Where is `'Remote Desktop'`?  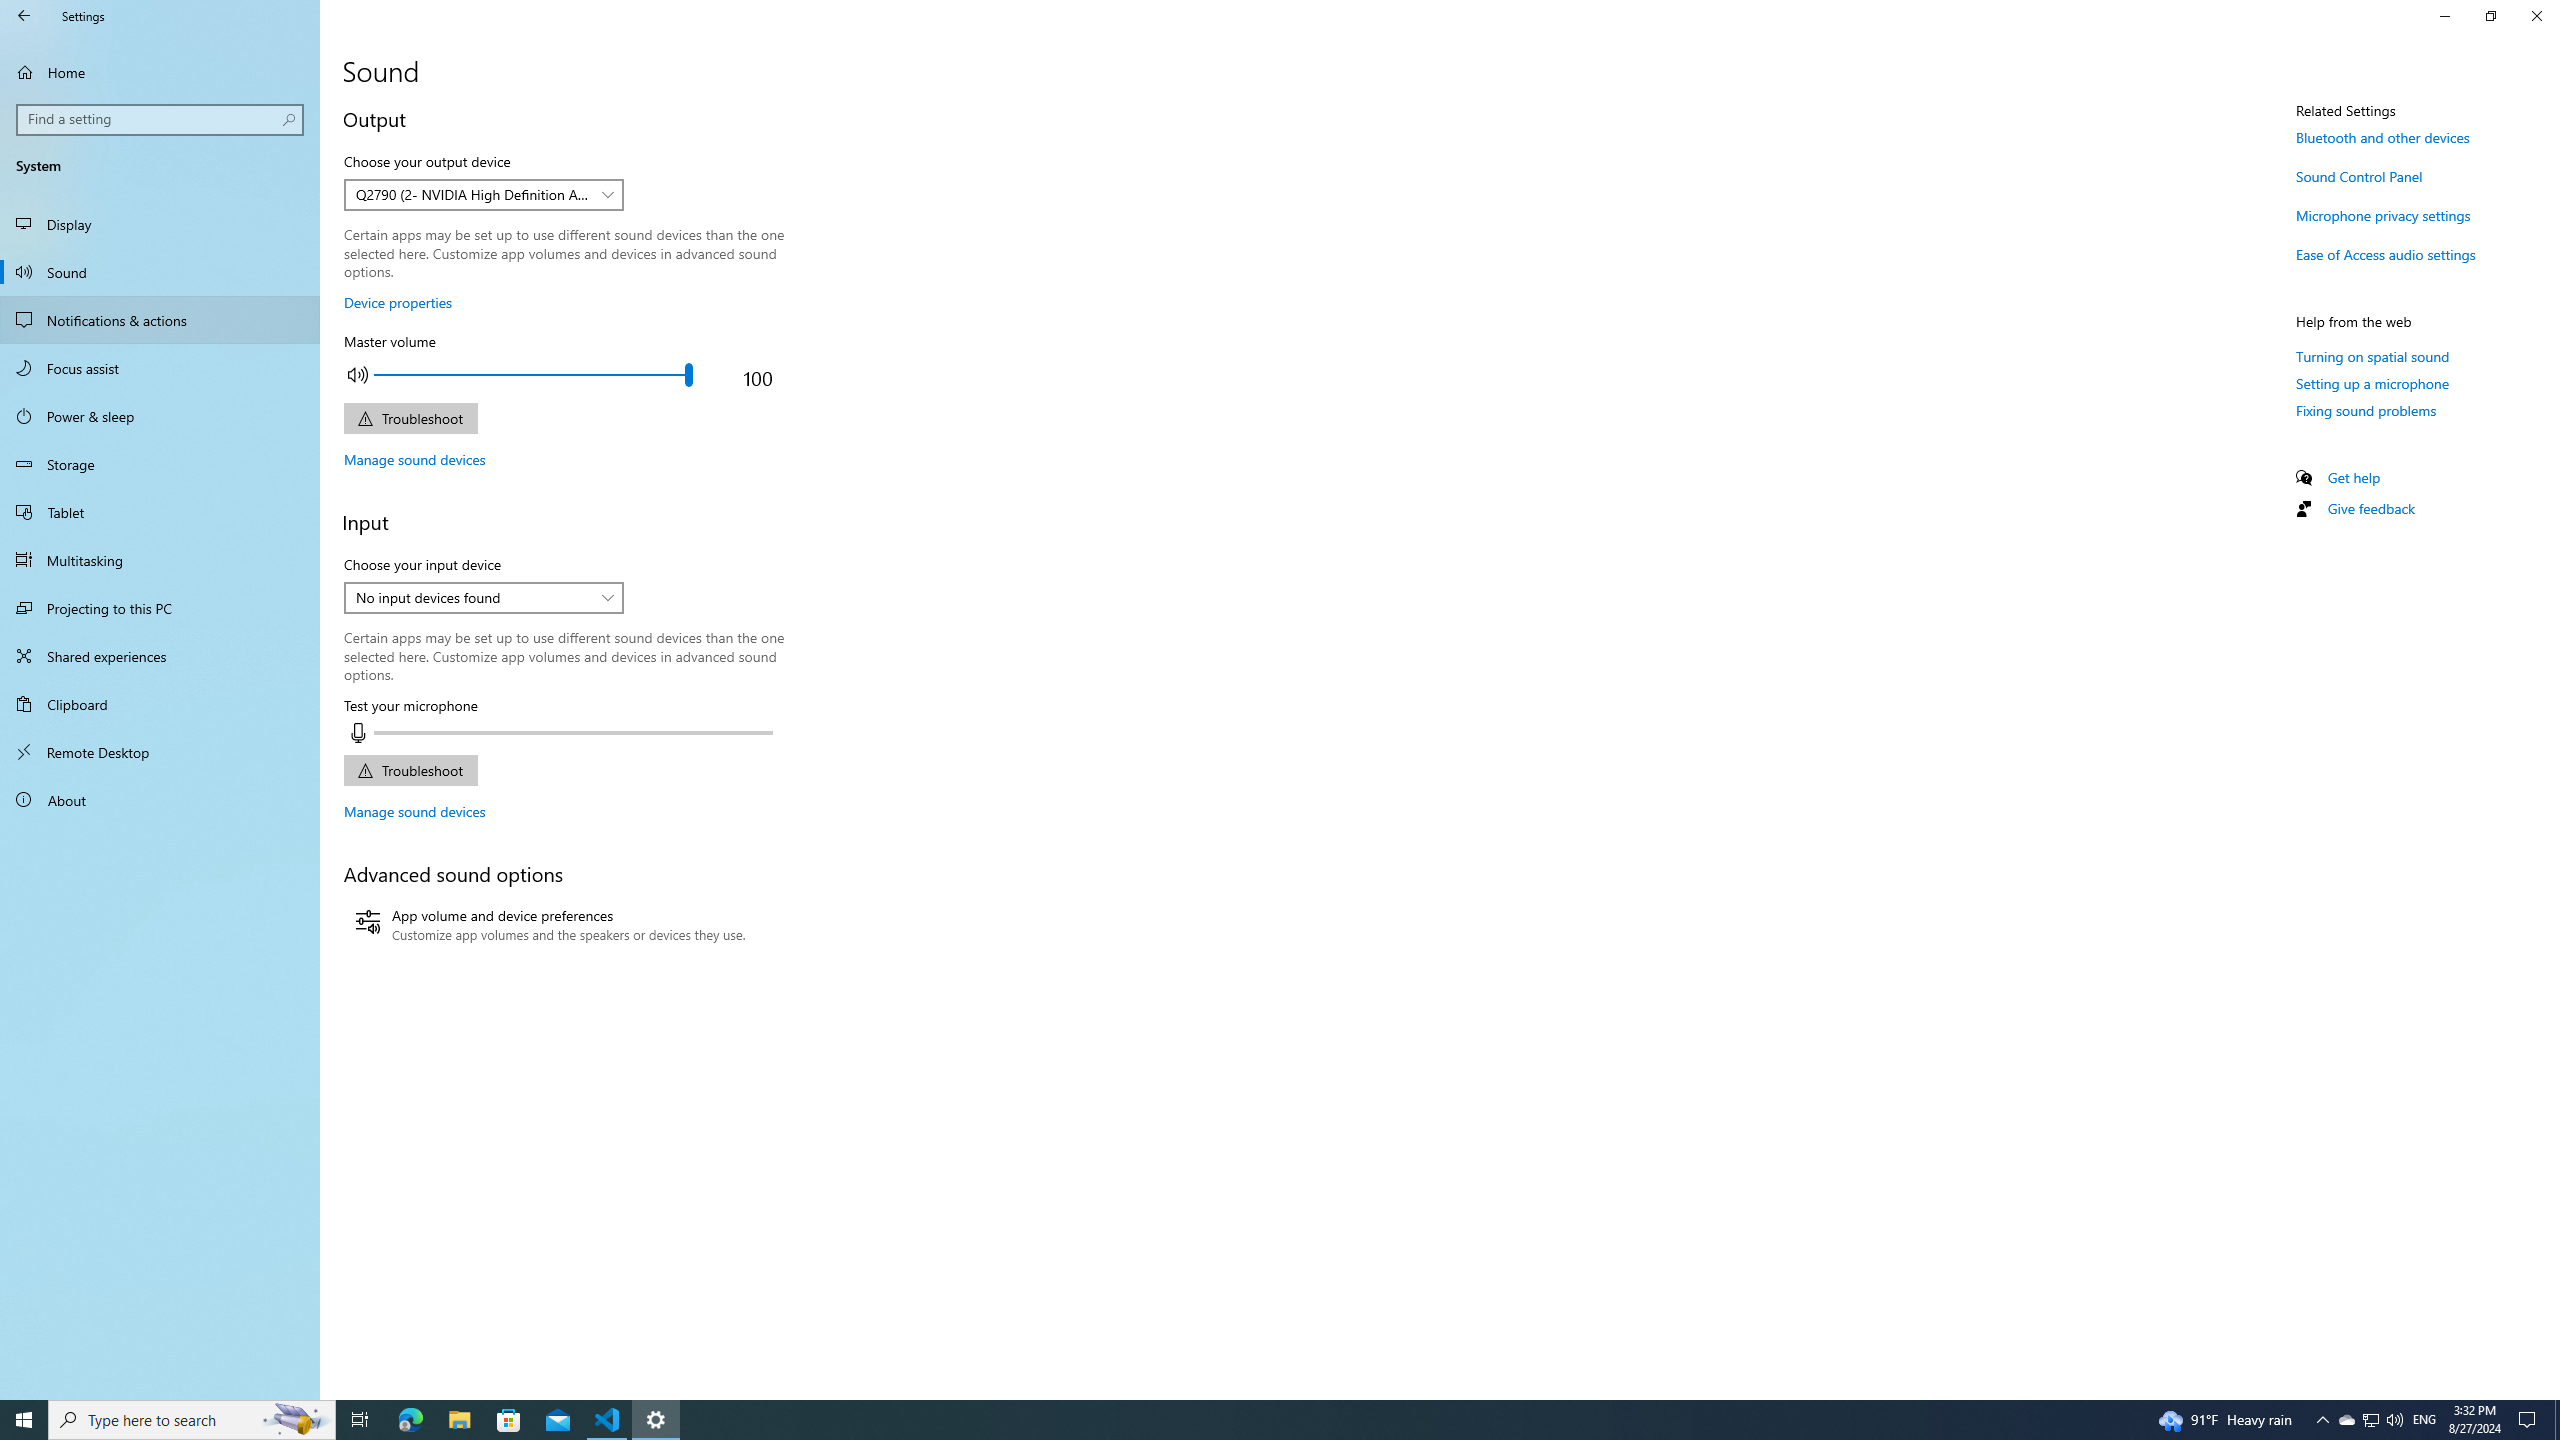 'Remote Desktop' is located at coordinates (159, 751).